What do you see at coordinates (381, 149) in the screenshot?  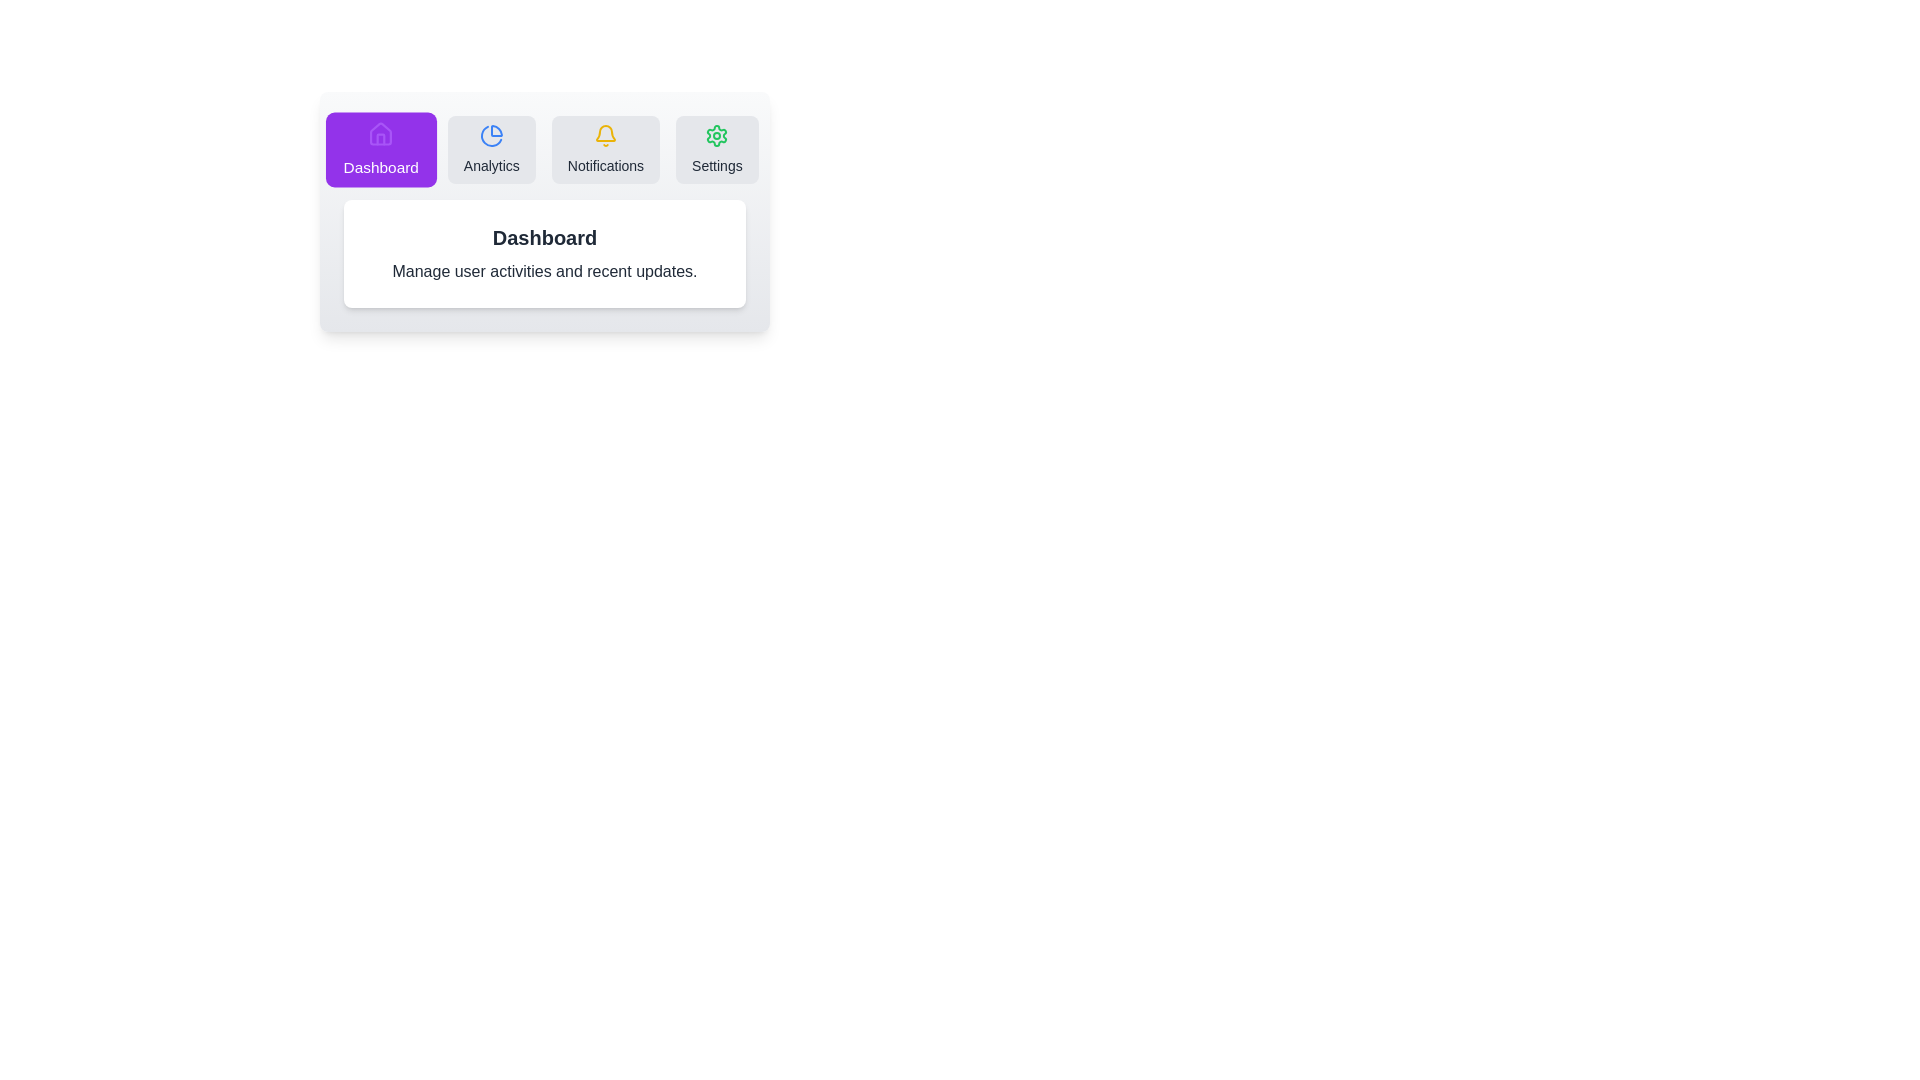 I see `the Dashboard tab` at bounding box center [381, 149].